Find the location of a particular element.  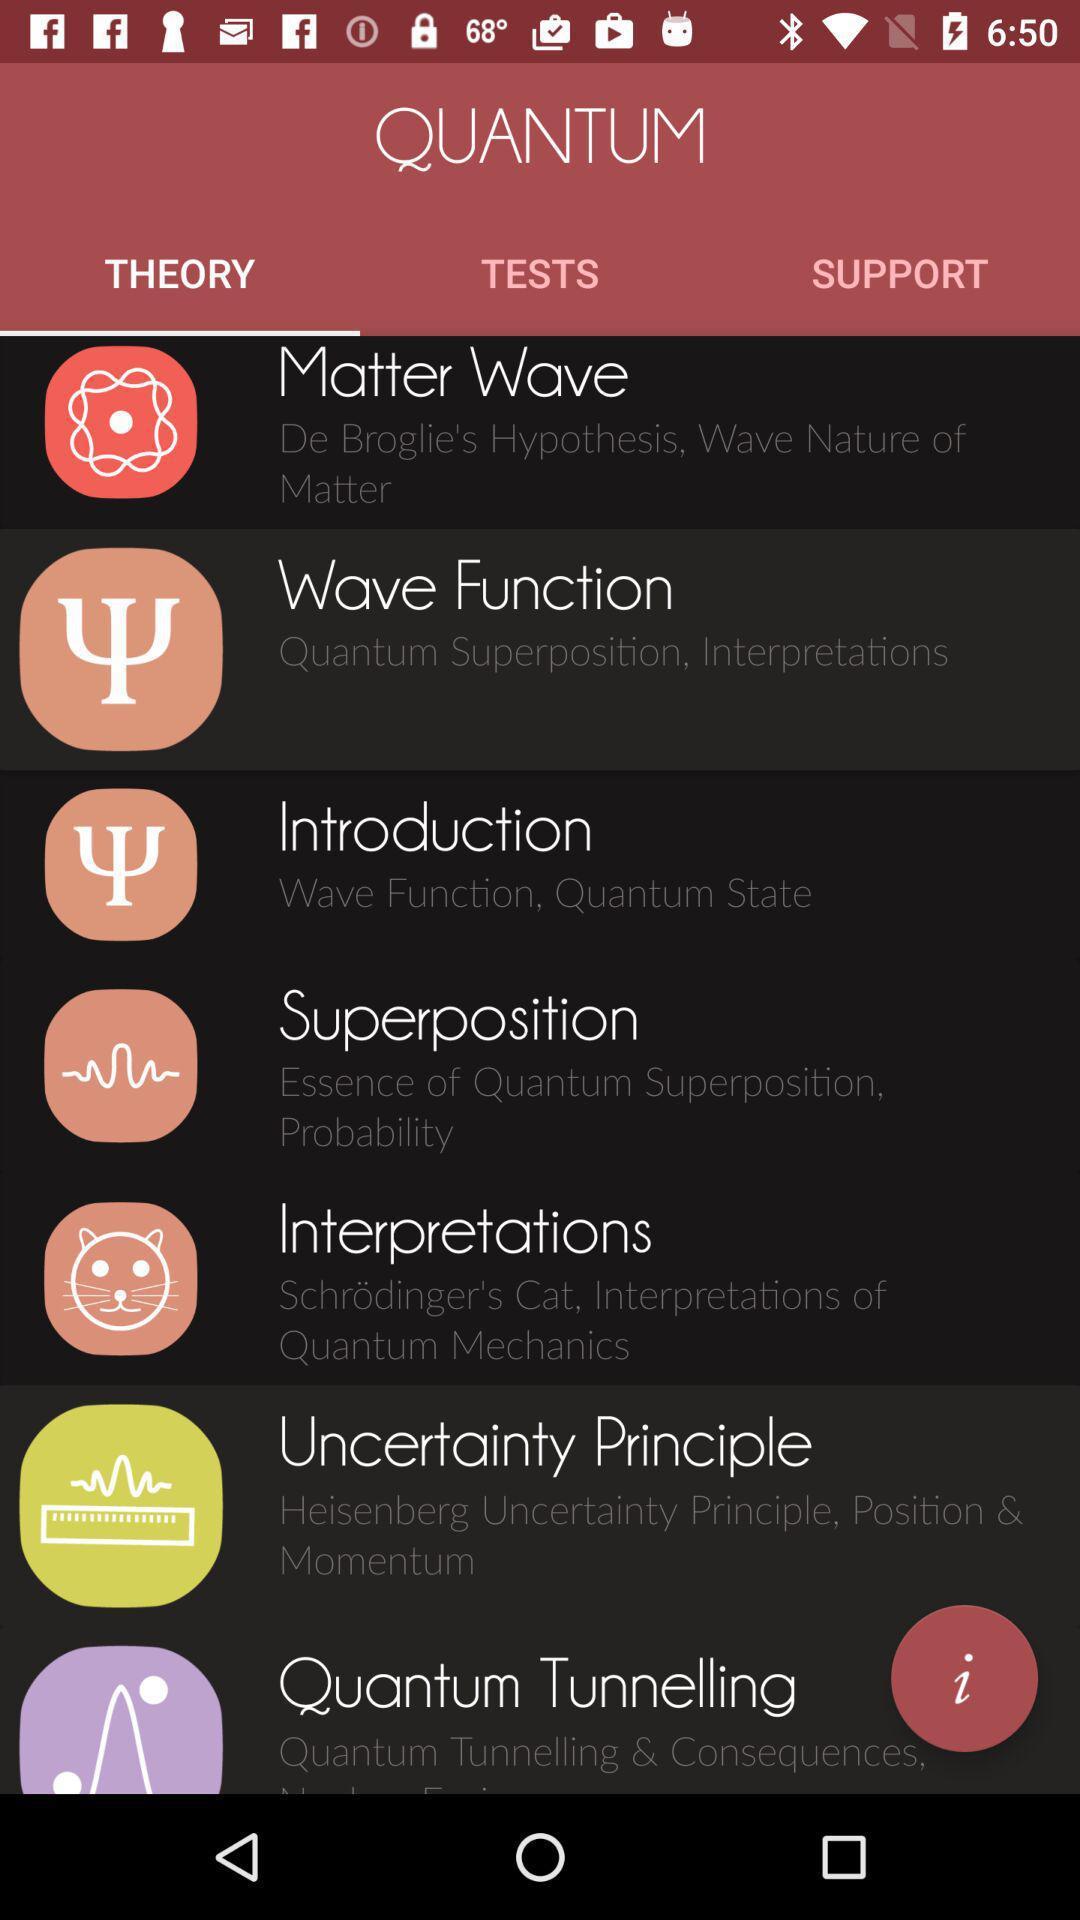

interpretations is located at coordinates (120, 1277).